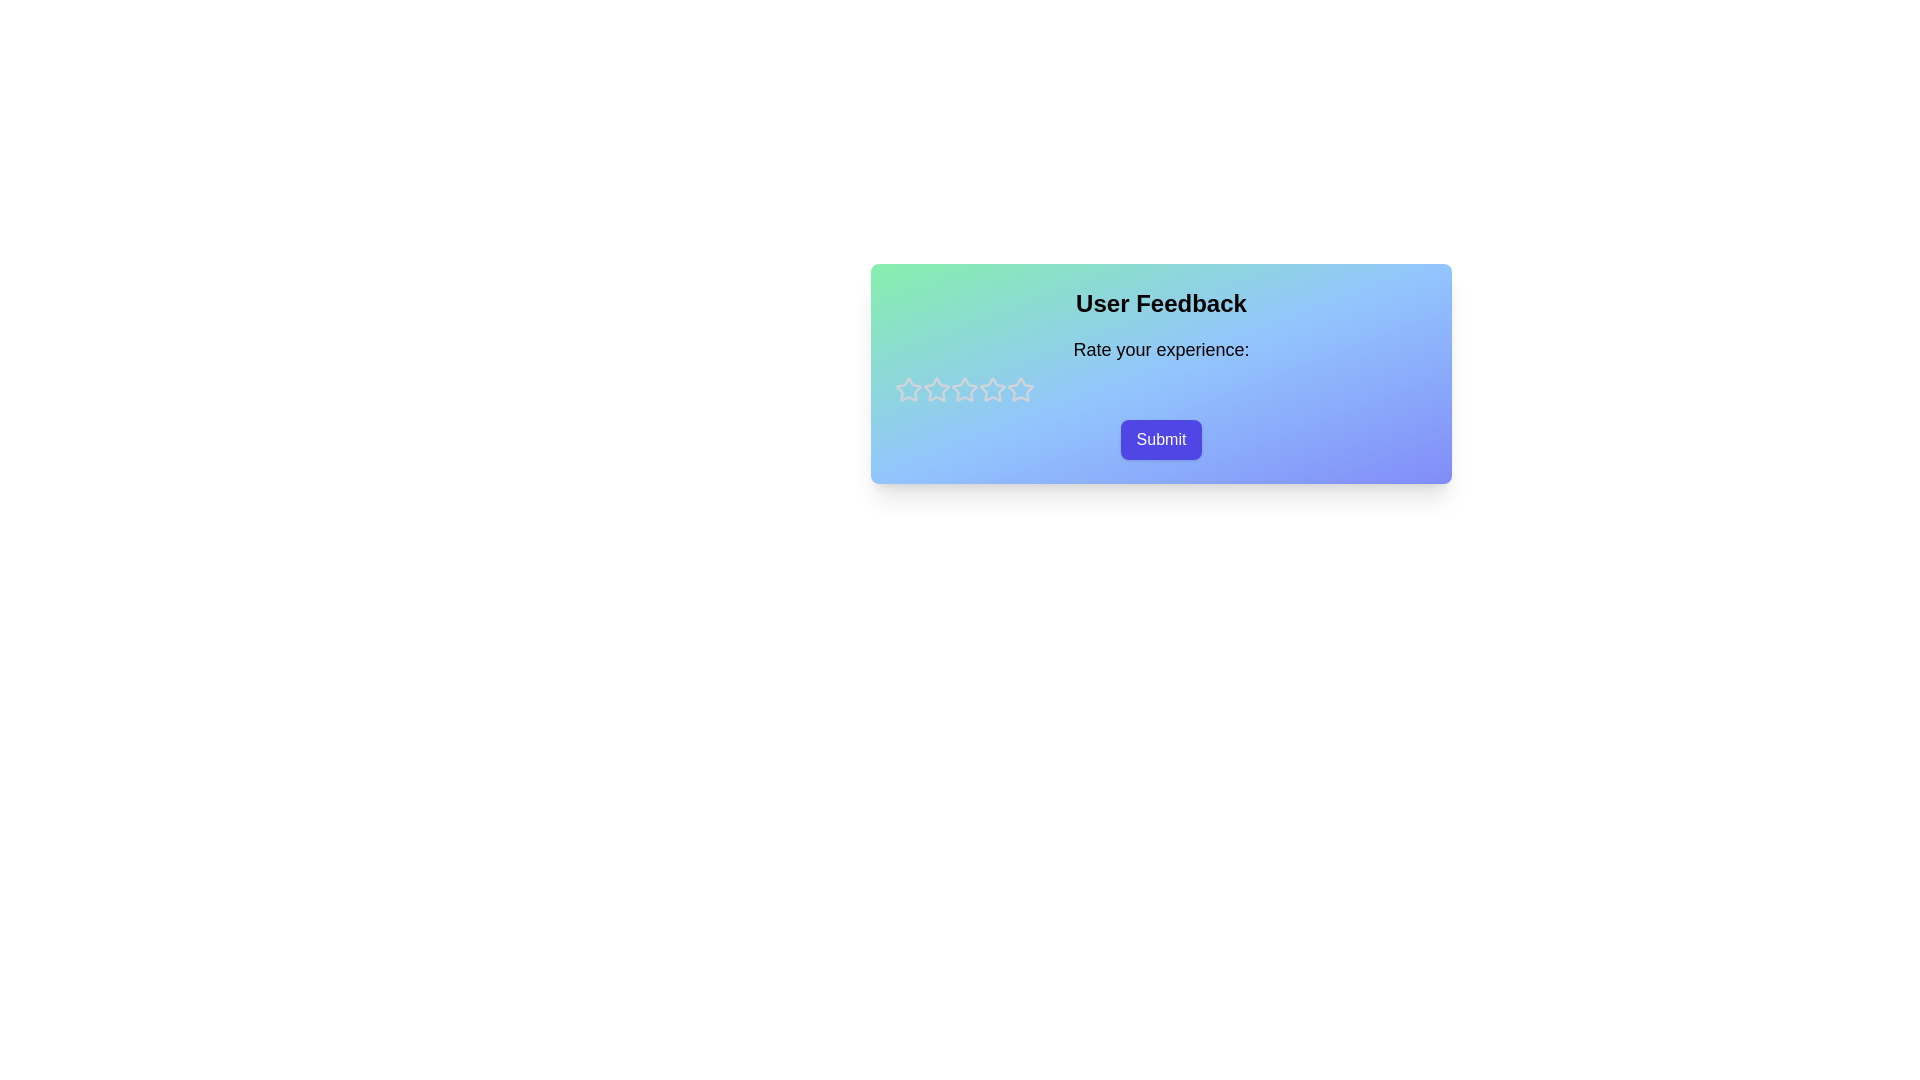  I want to click on the label displaying 'Rate your experience:' which is located below the title 'User Feedback' and above the star rating components, so click(1161, 349).